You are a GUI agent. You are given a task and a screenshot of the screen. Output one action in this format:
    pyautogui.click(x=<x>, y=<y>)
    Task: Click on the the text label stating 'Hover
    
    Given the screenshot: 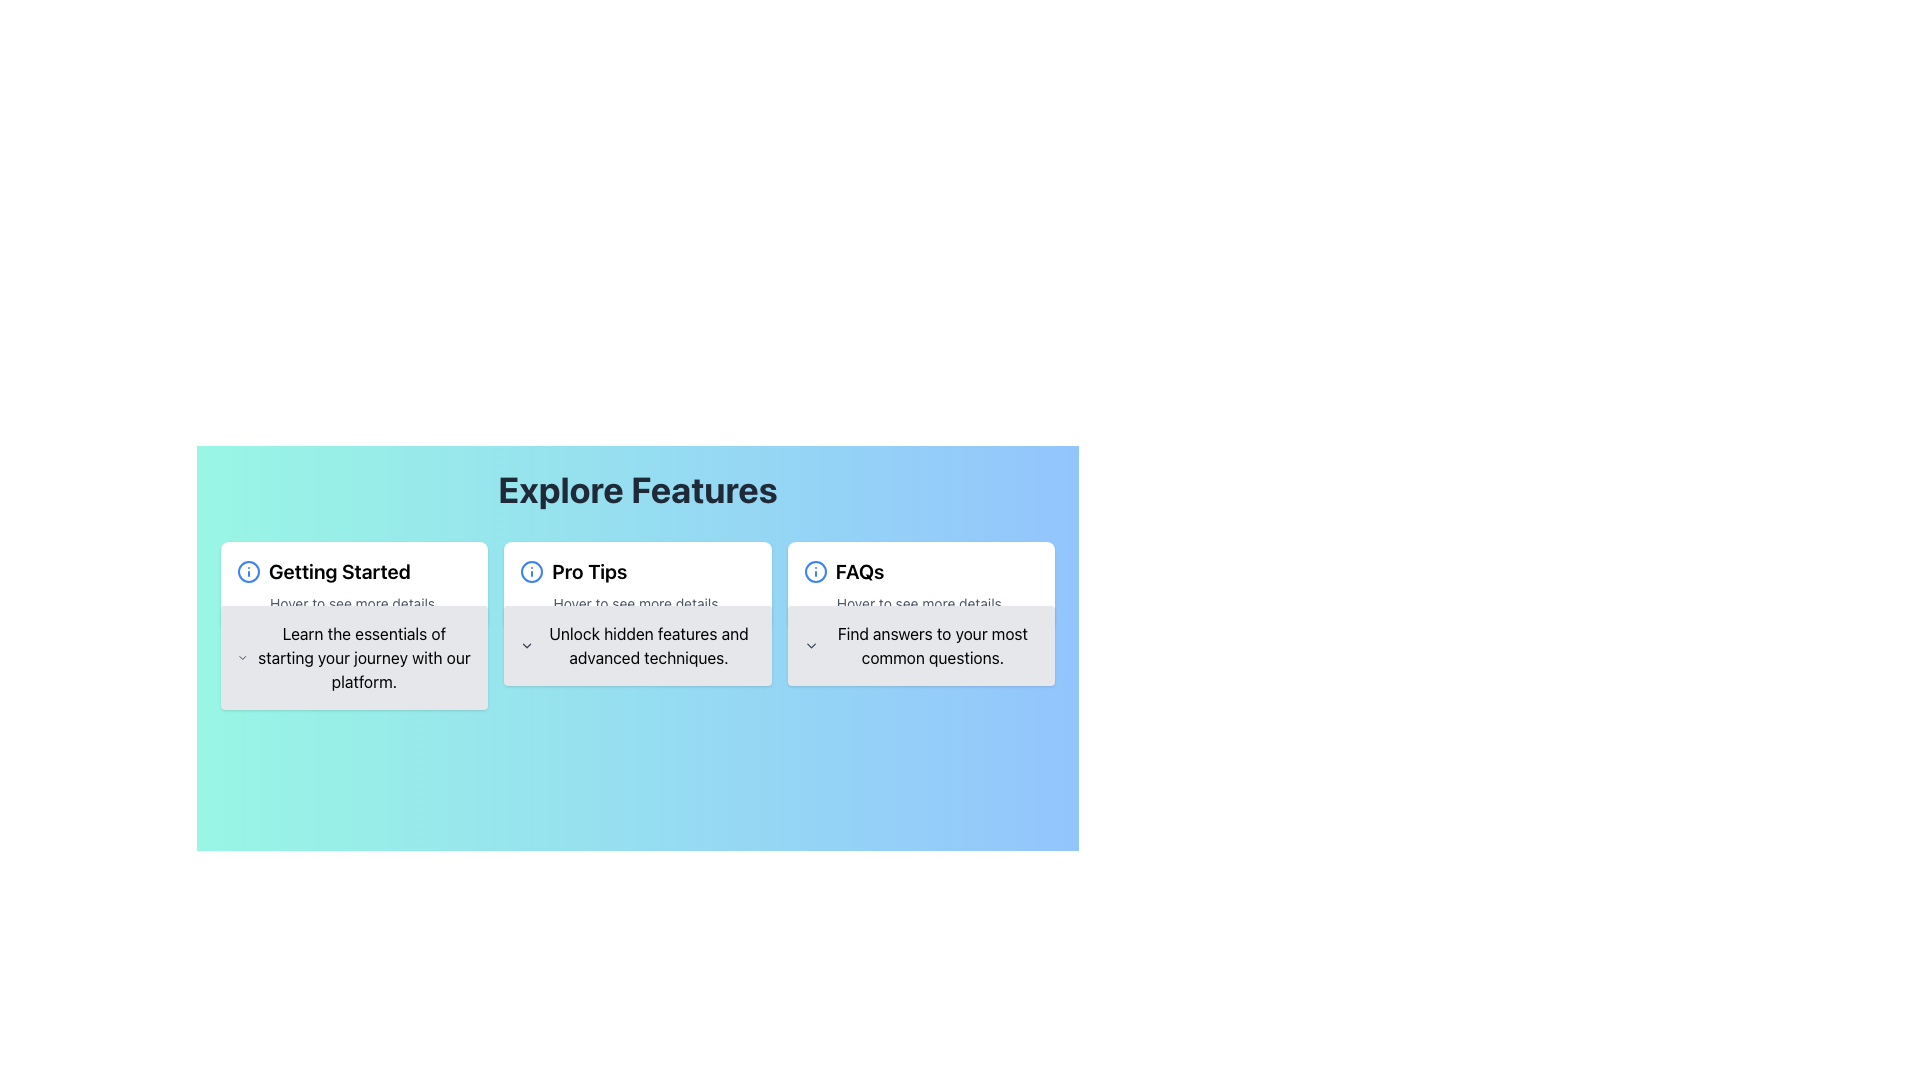 What is the action you would take?
    pyautogui.click(x=354, y=603)
    